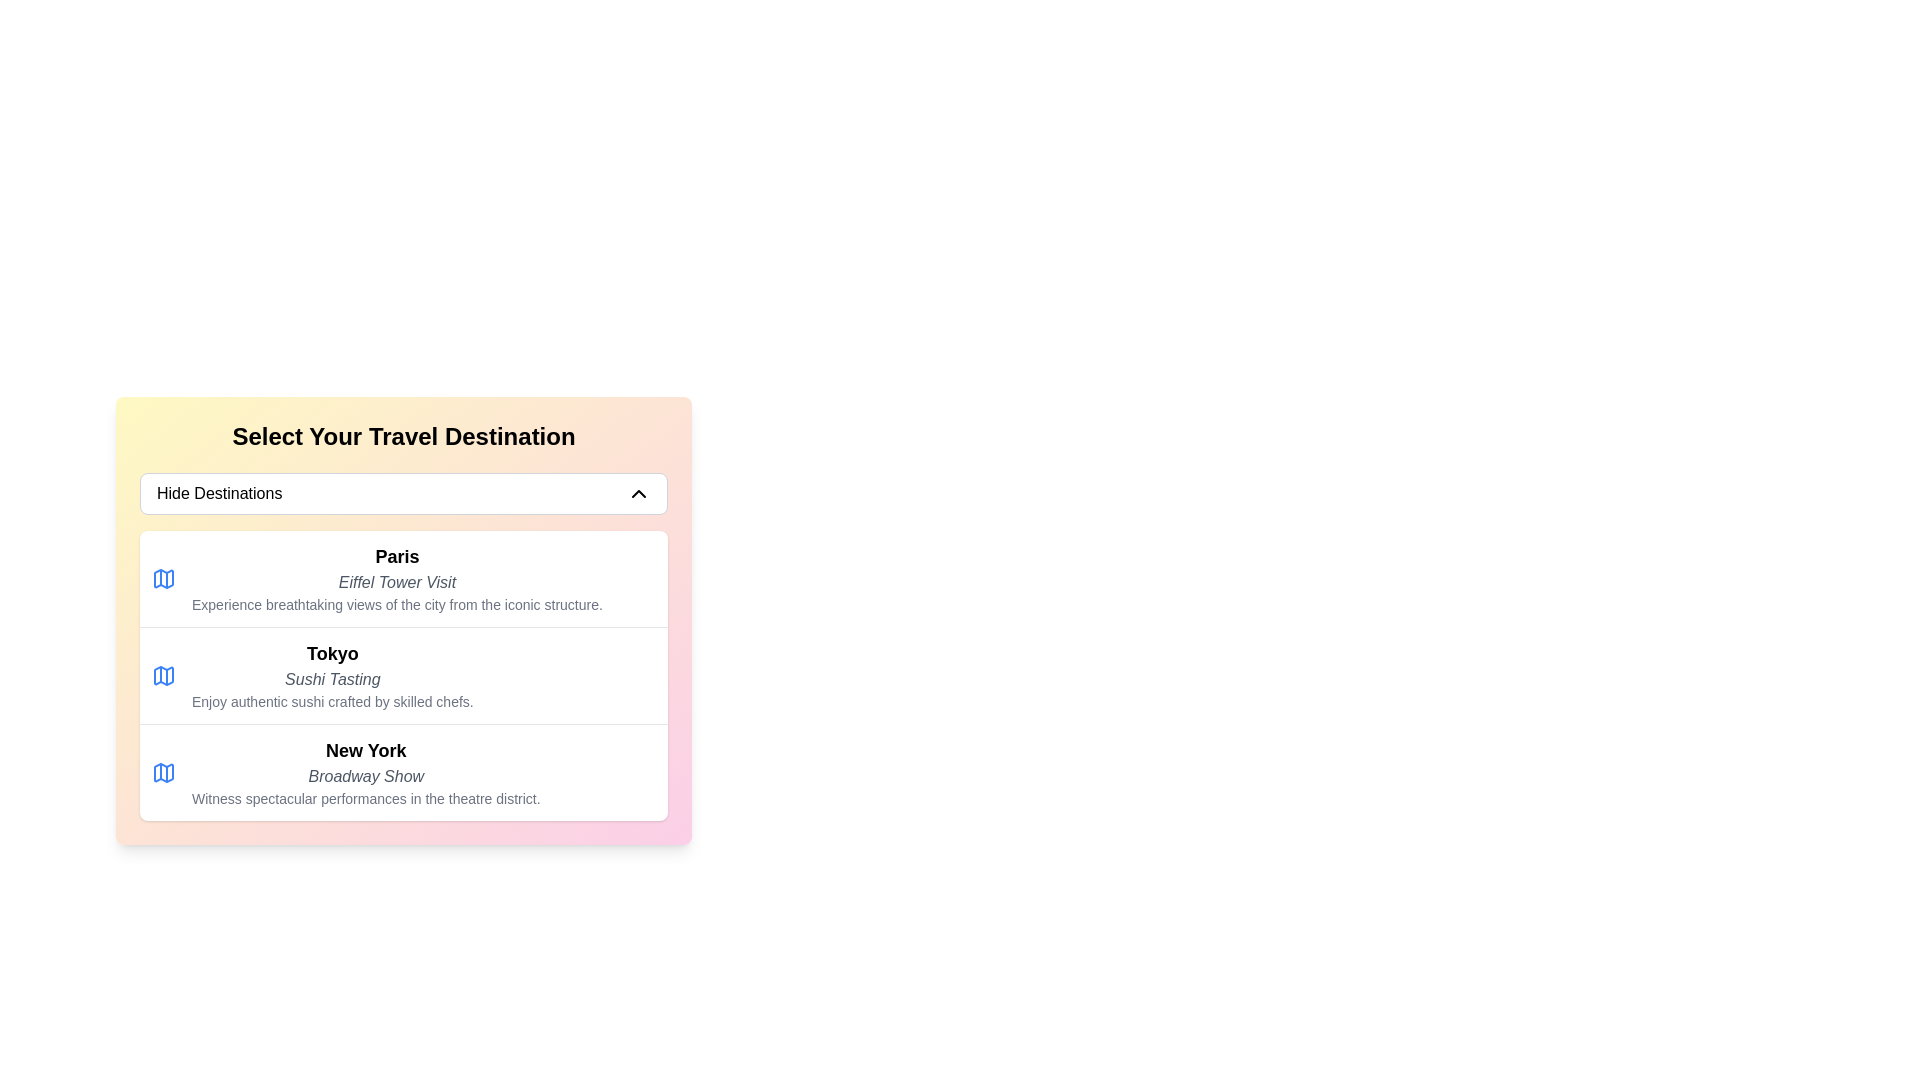 The width and height of the screenshot is (1920, 1080). I want to click on the blue map icon representing navigation located to the left of 'New York' in the third list item of the featured destinations panel, so click(163, 771).